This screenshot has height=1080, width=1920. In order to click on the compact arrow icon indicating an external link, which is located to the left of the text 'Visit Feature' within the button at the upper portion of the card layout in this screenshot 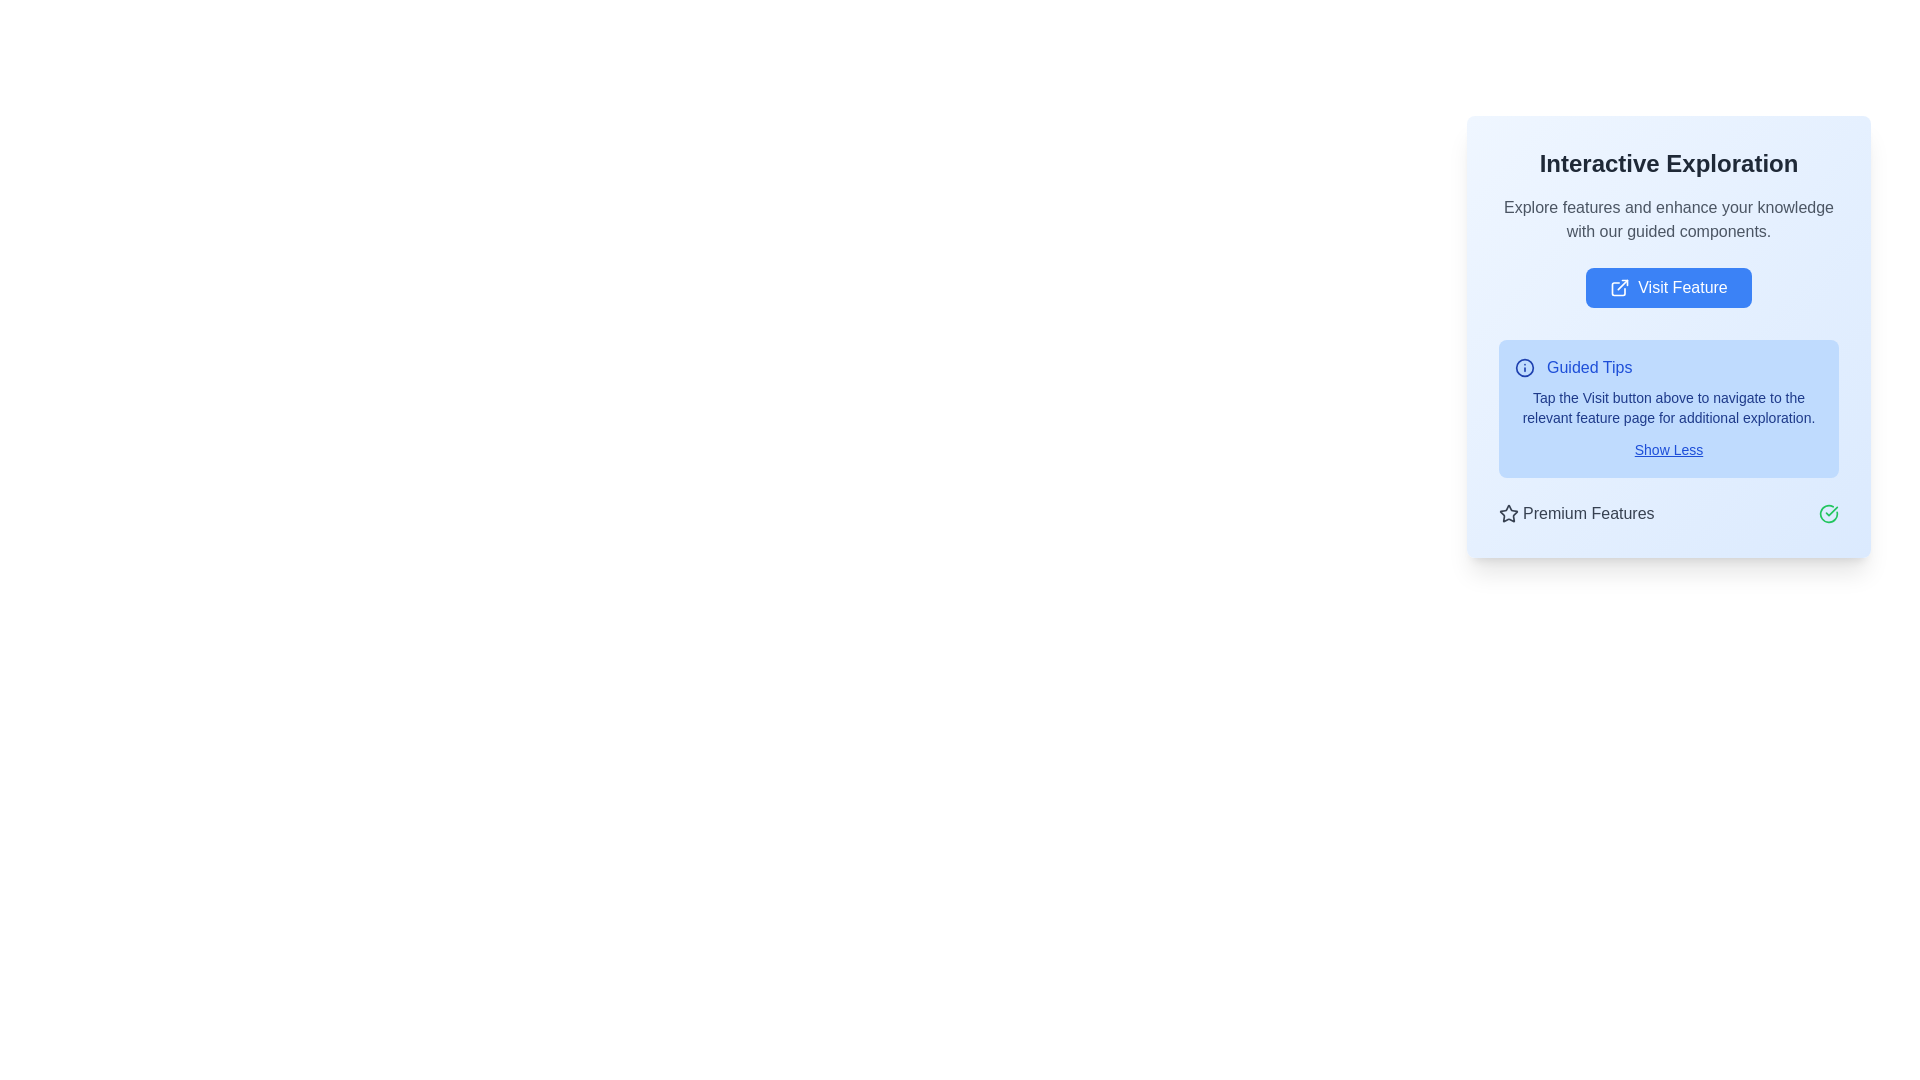, I will do `click(1620, 288)`.